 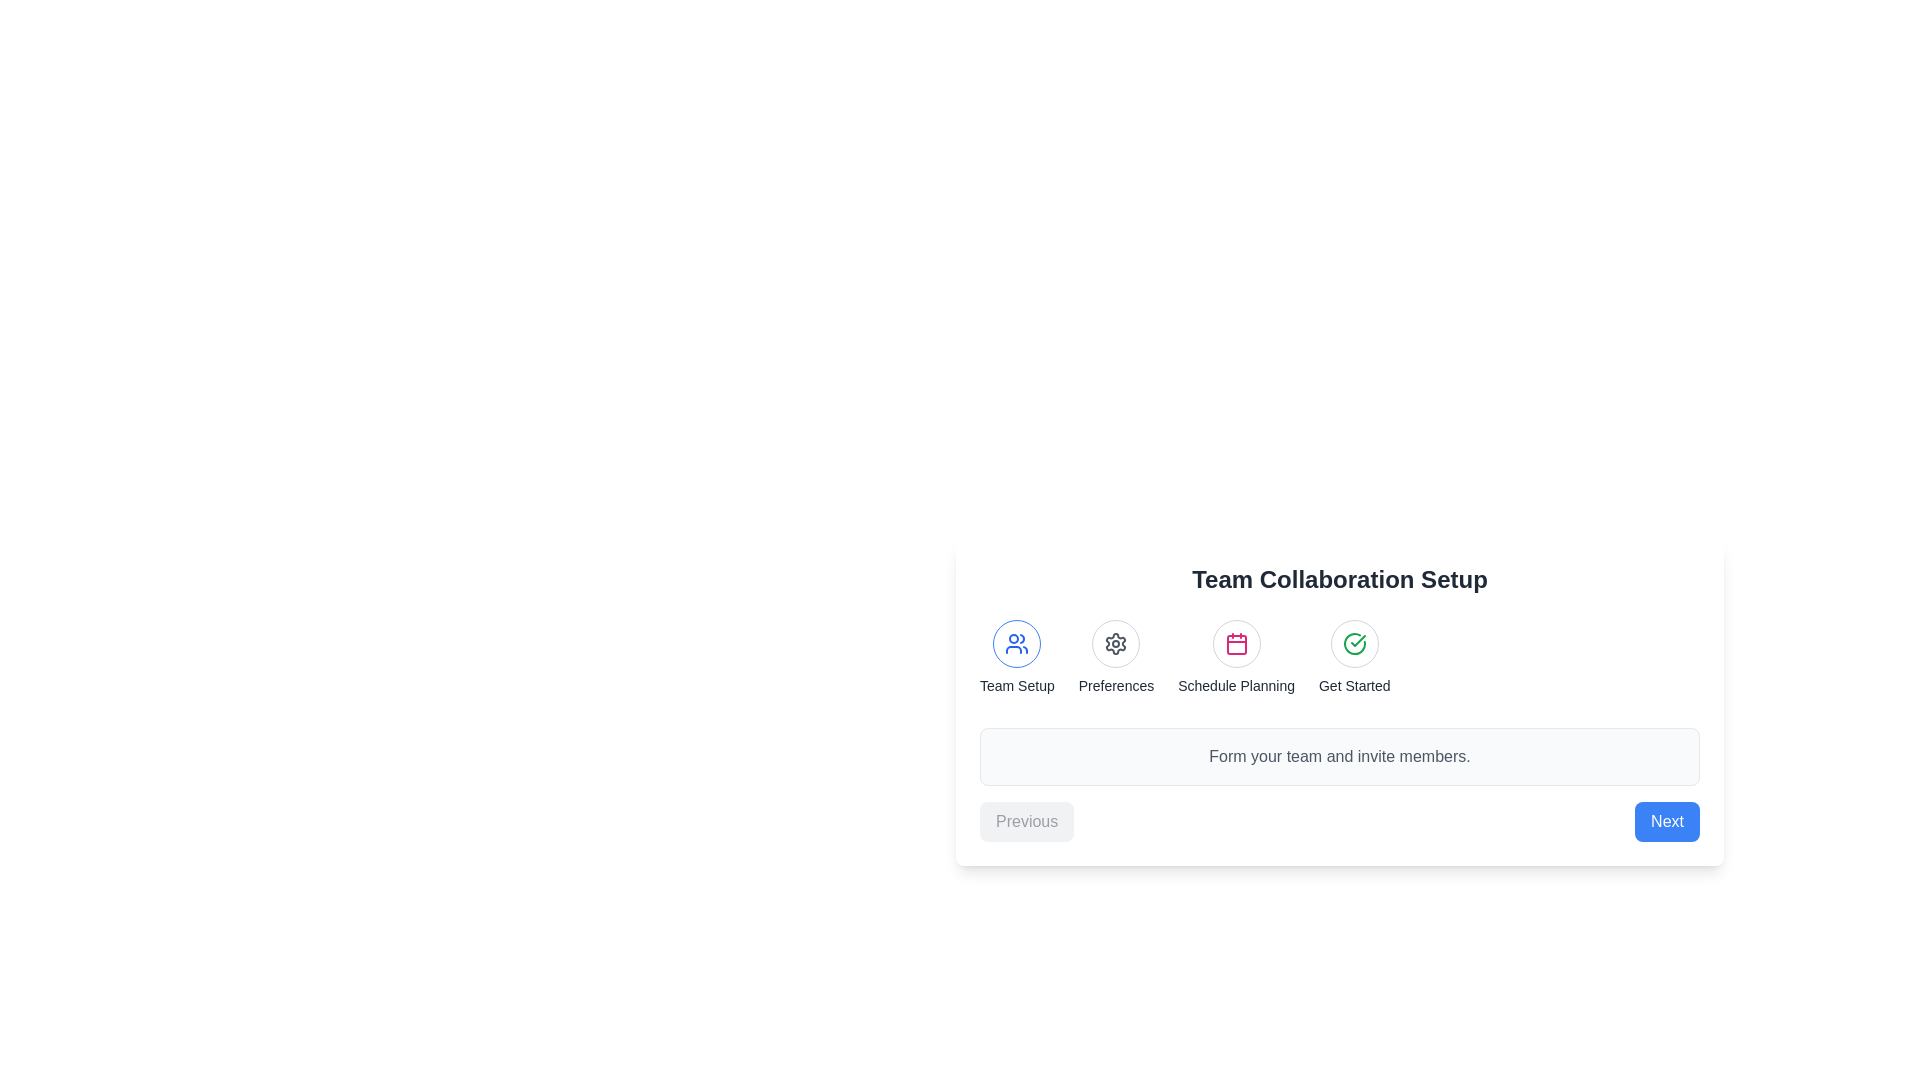 I want to click on the first button in the 'Team Collaboration Setup' section, which allows users to initiate or review team setup configurations, so click(x=1017, y=644).